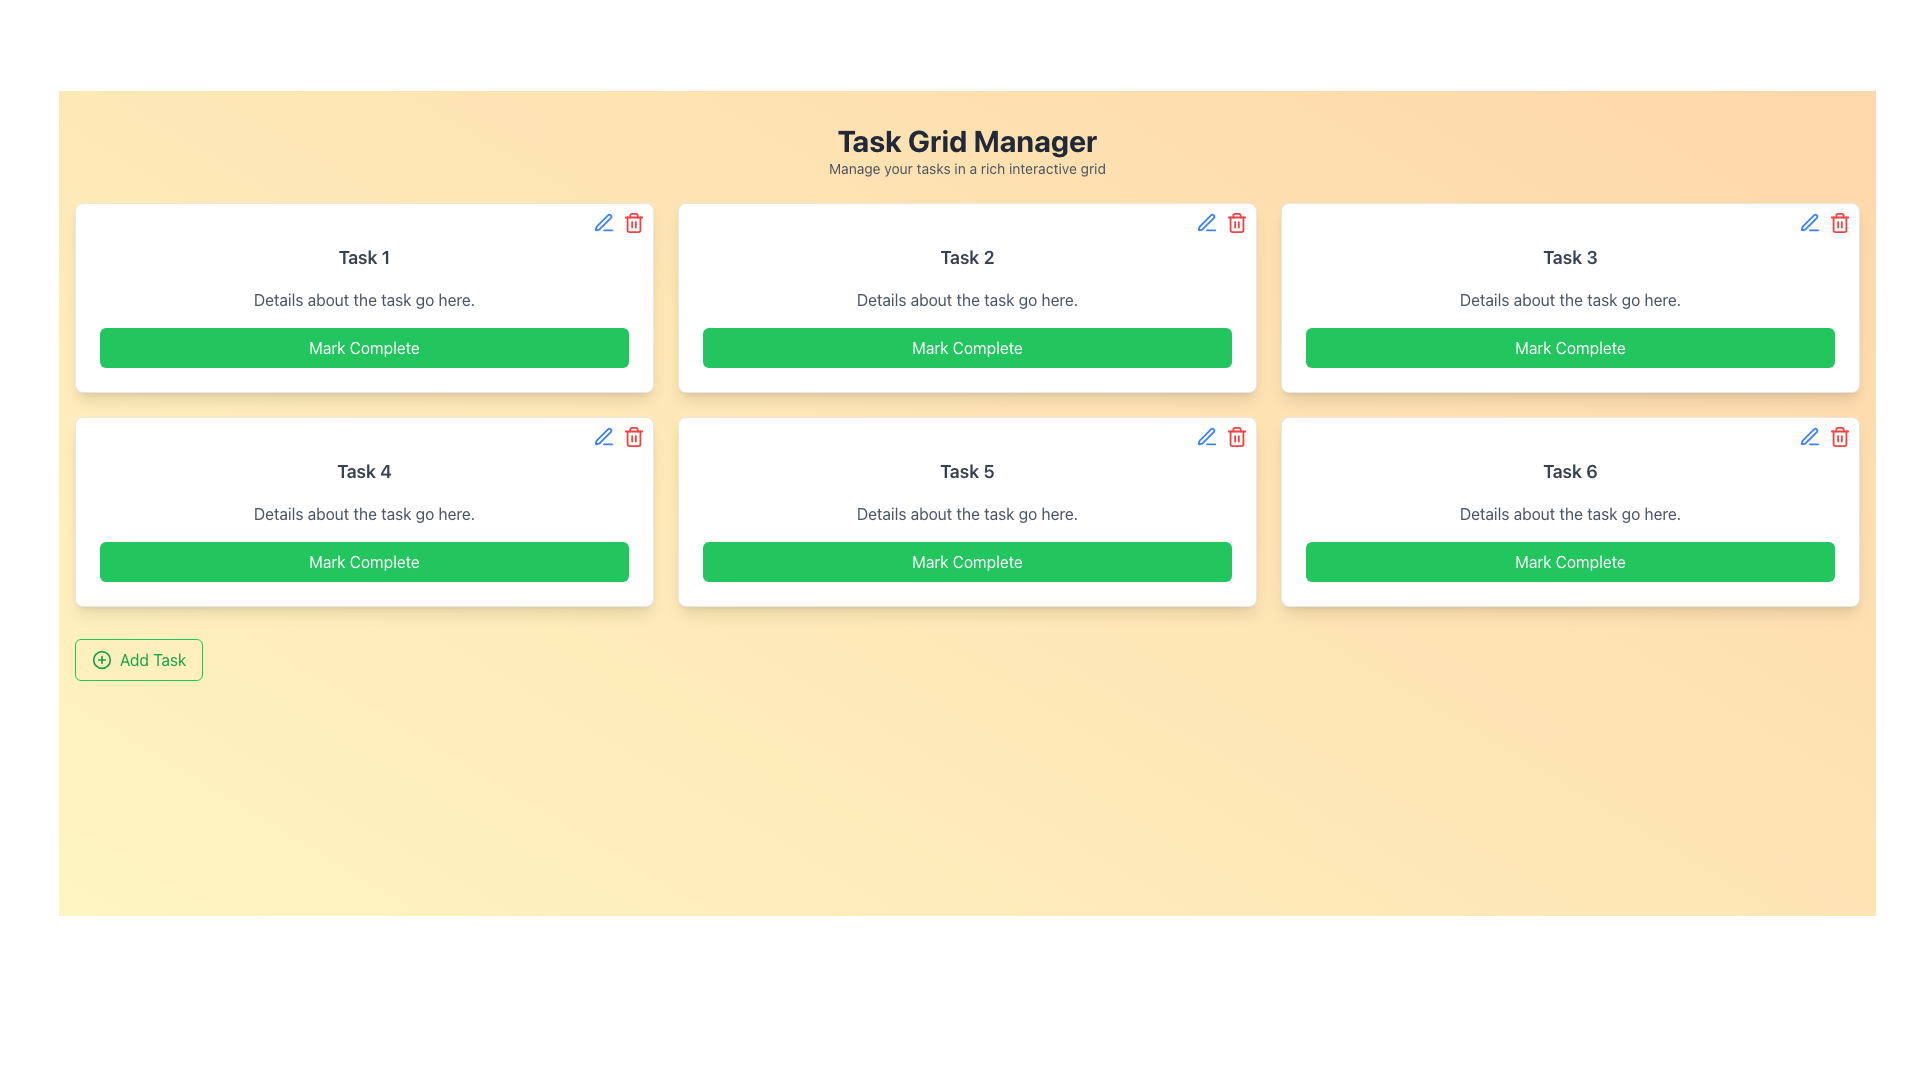 The image size is (1920, 1080). What do you see at coordinates (967, 140) in the screenshot?
I see `the 'Task Grid Manager' text label which is displayed in bold, large font at the top-center of the interface against a light beige background` at bounding box center [967, 140].